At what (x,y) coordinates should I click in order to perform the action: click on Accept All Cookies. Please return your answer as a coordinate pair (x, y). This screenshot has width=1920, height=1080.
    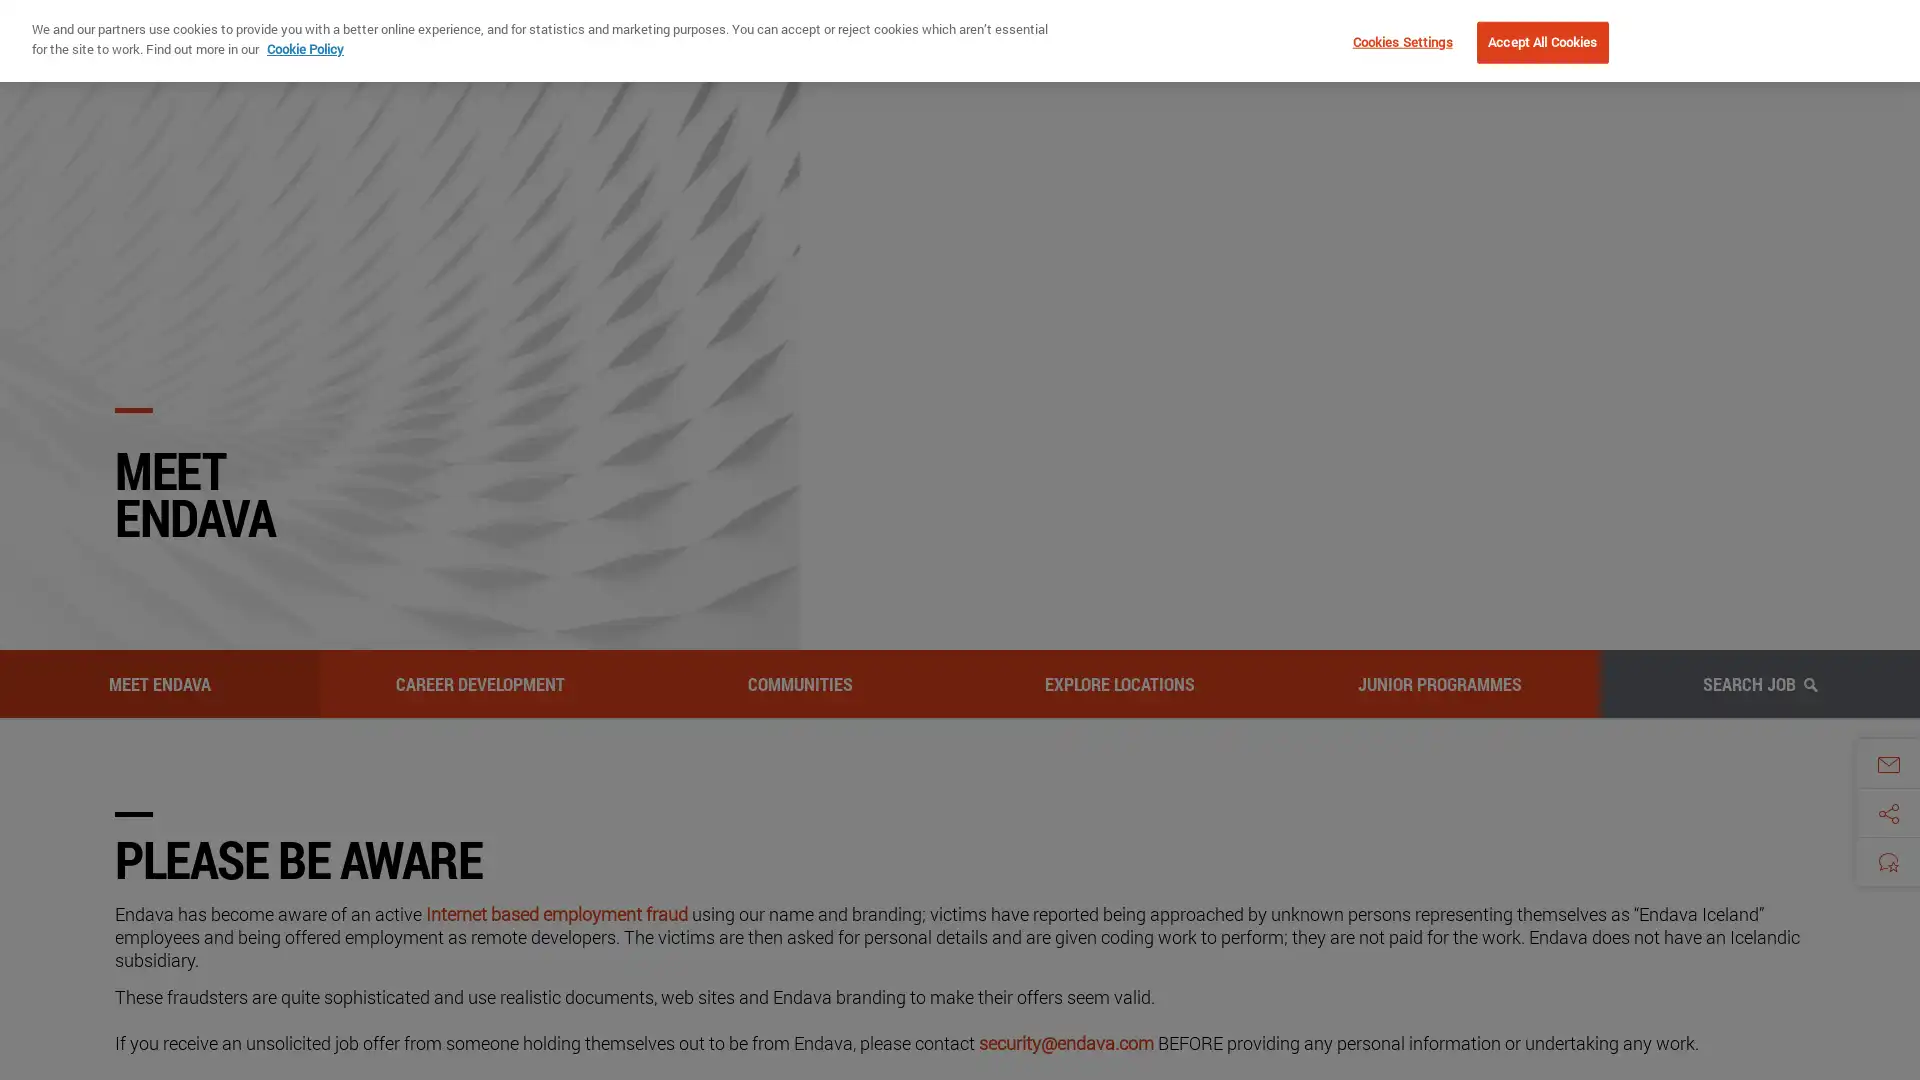
    Looking at the image, I should click on (1541, 42).